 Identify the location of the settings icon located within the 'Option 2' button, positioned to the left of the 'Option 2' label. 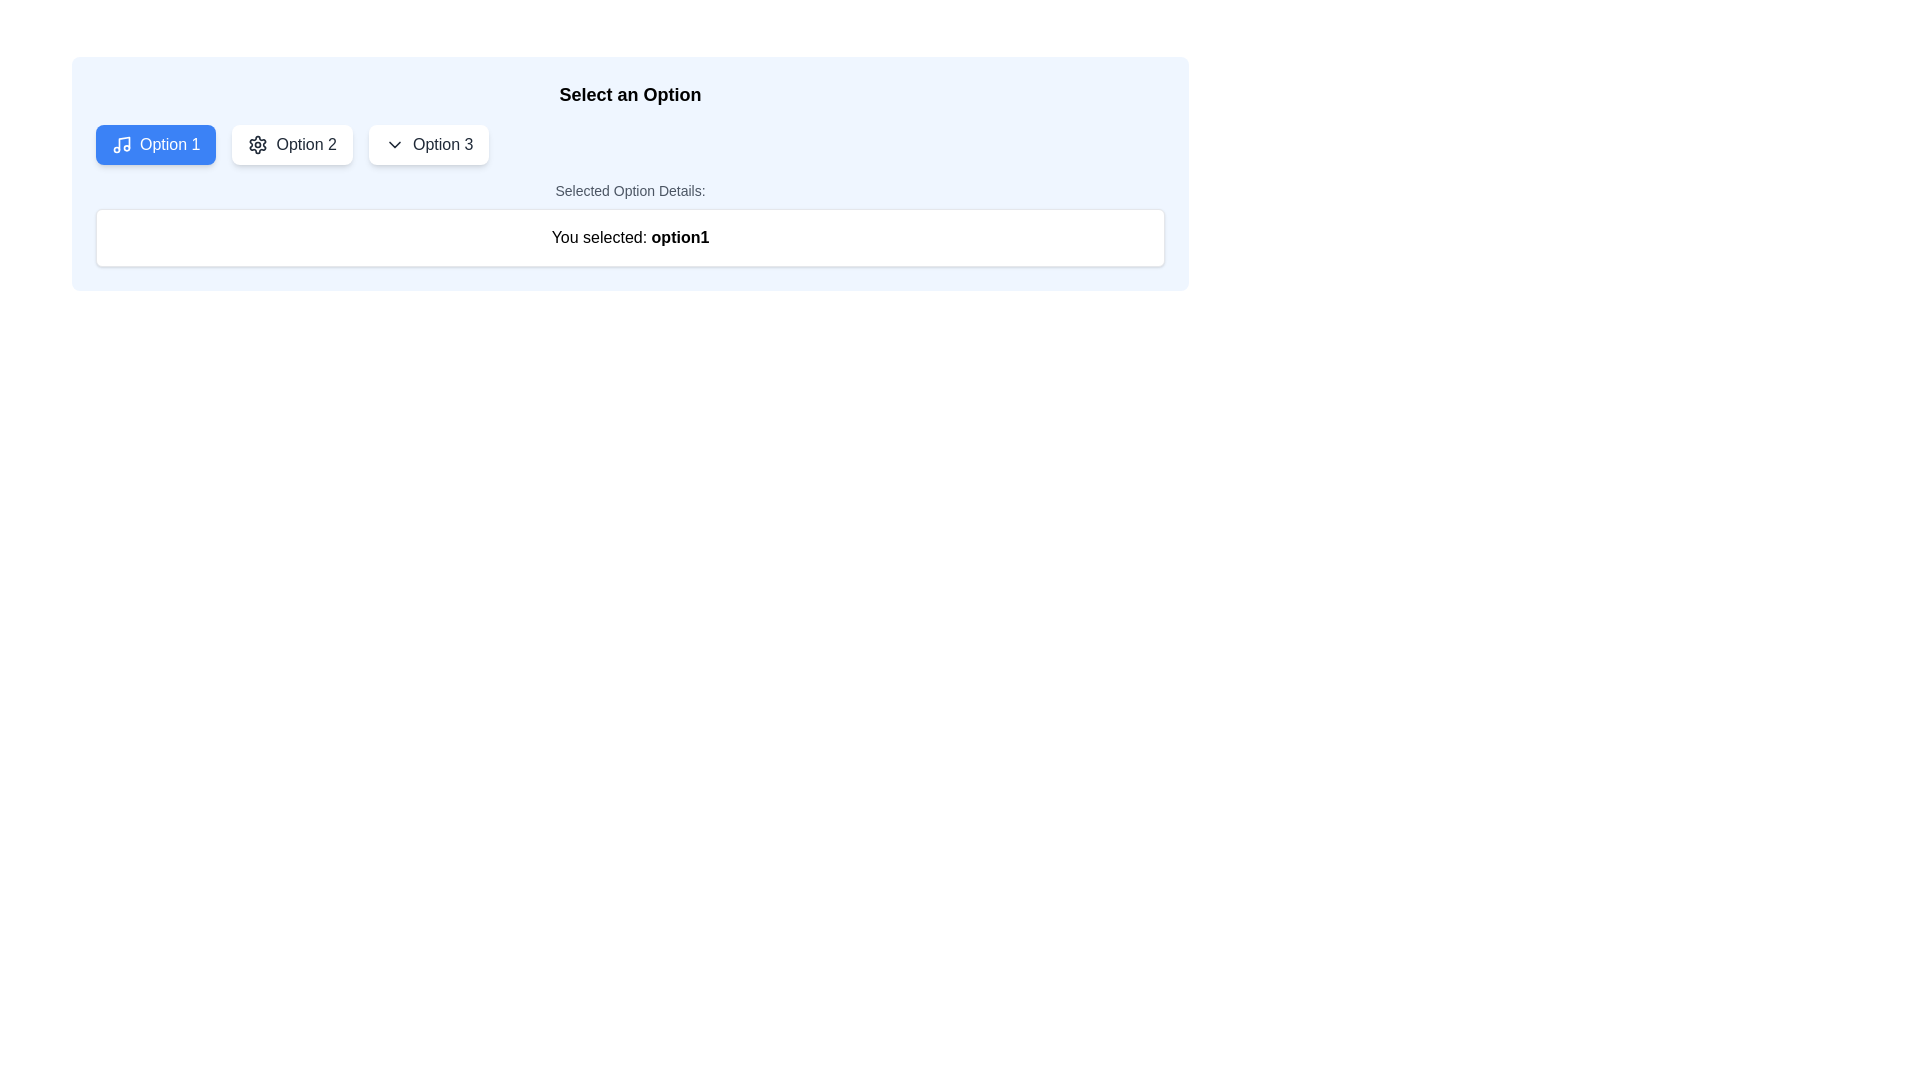
(257, 144).